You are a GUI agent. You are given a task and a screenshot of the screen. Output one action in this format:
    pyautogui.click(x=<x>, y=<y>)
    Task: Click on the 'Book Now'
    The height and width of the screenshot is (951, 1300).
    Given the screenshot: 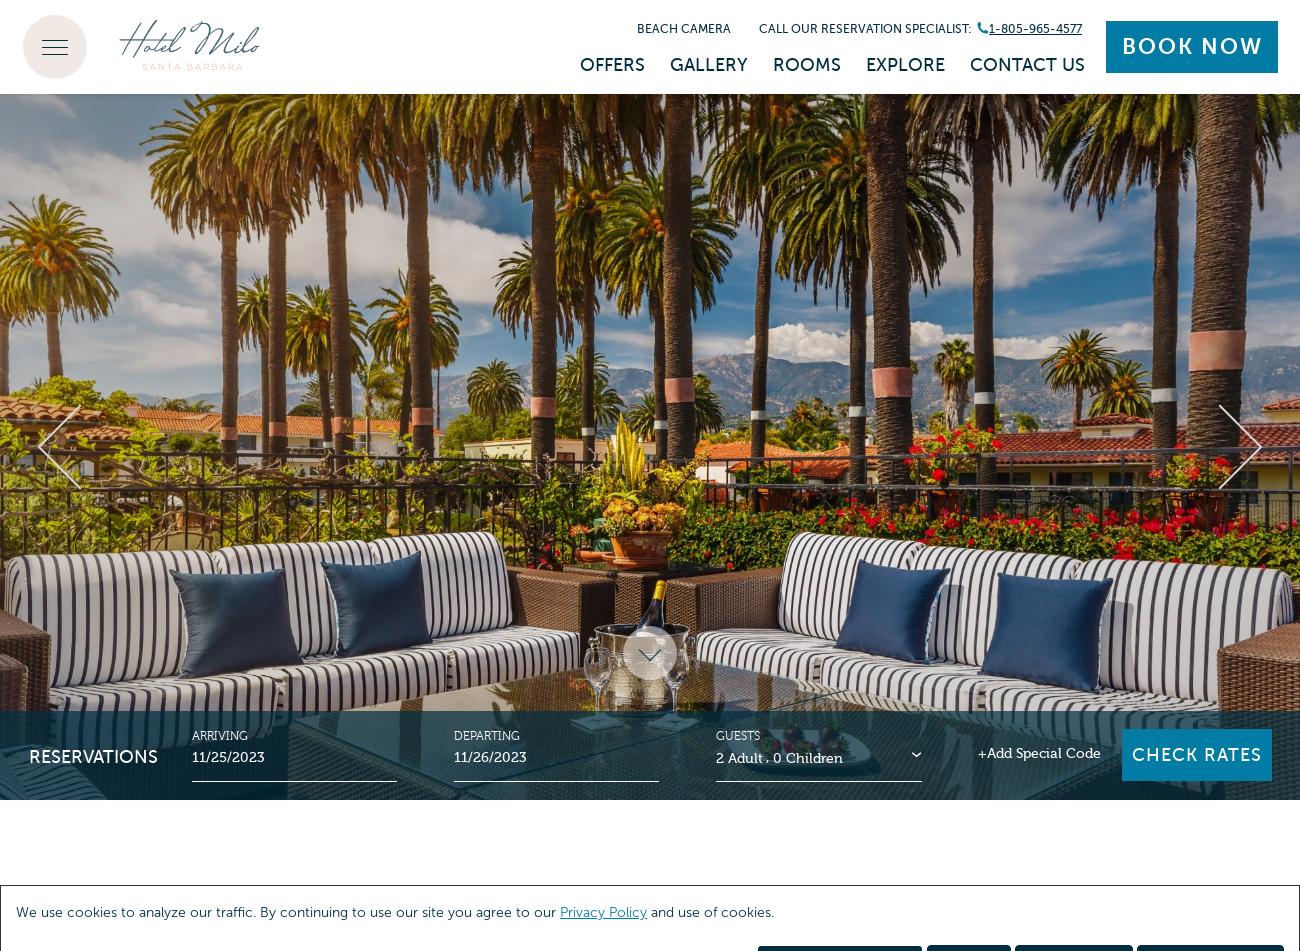 What is the action you would take?
    pyautogui.click(x=1191, y=46)
    